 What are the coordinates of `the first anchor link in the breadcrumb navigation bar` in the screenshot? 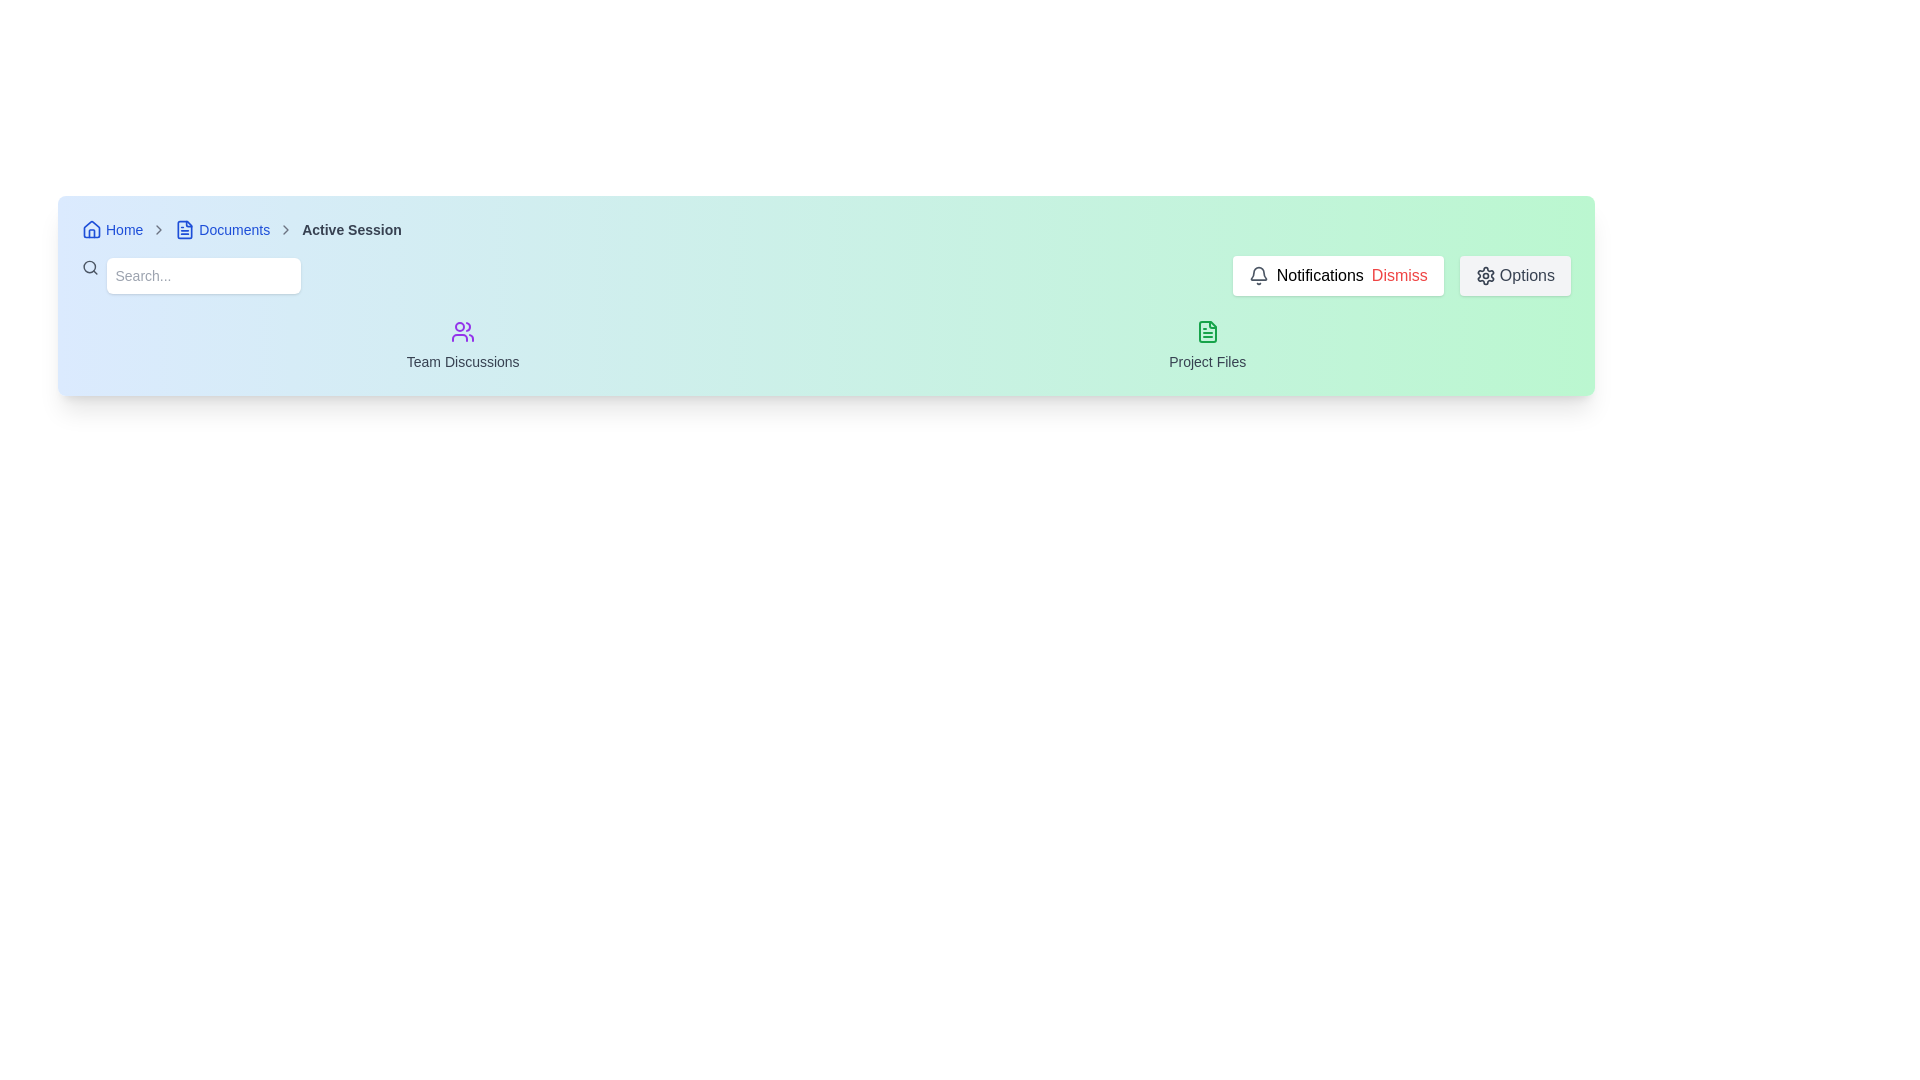 It's located at (111, 229).